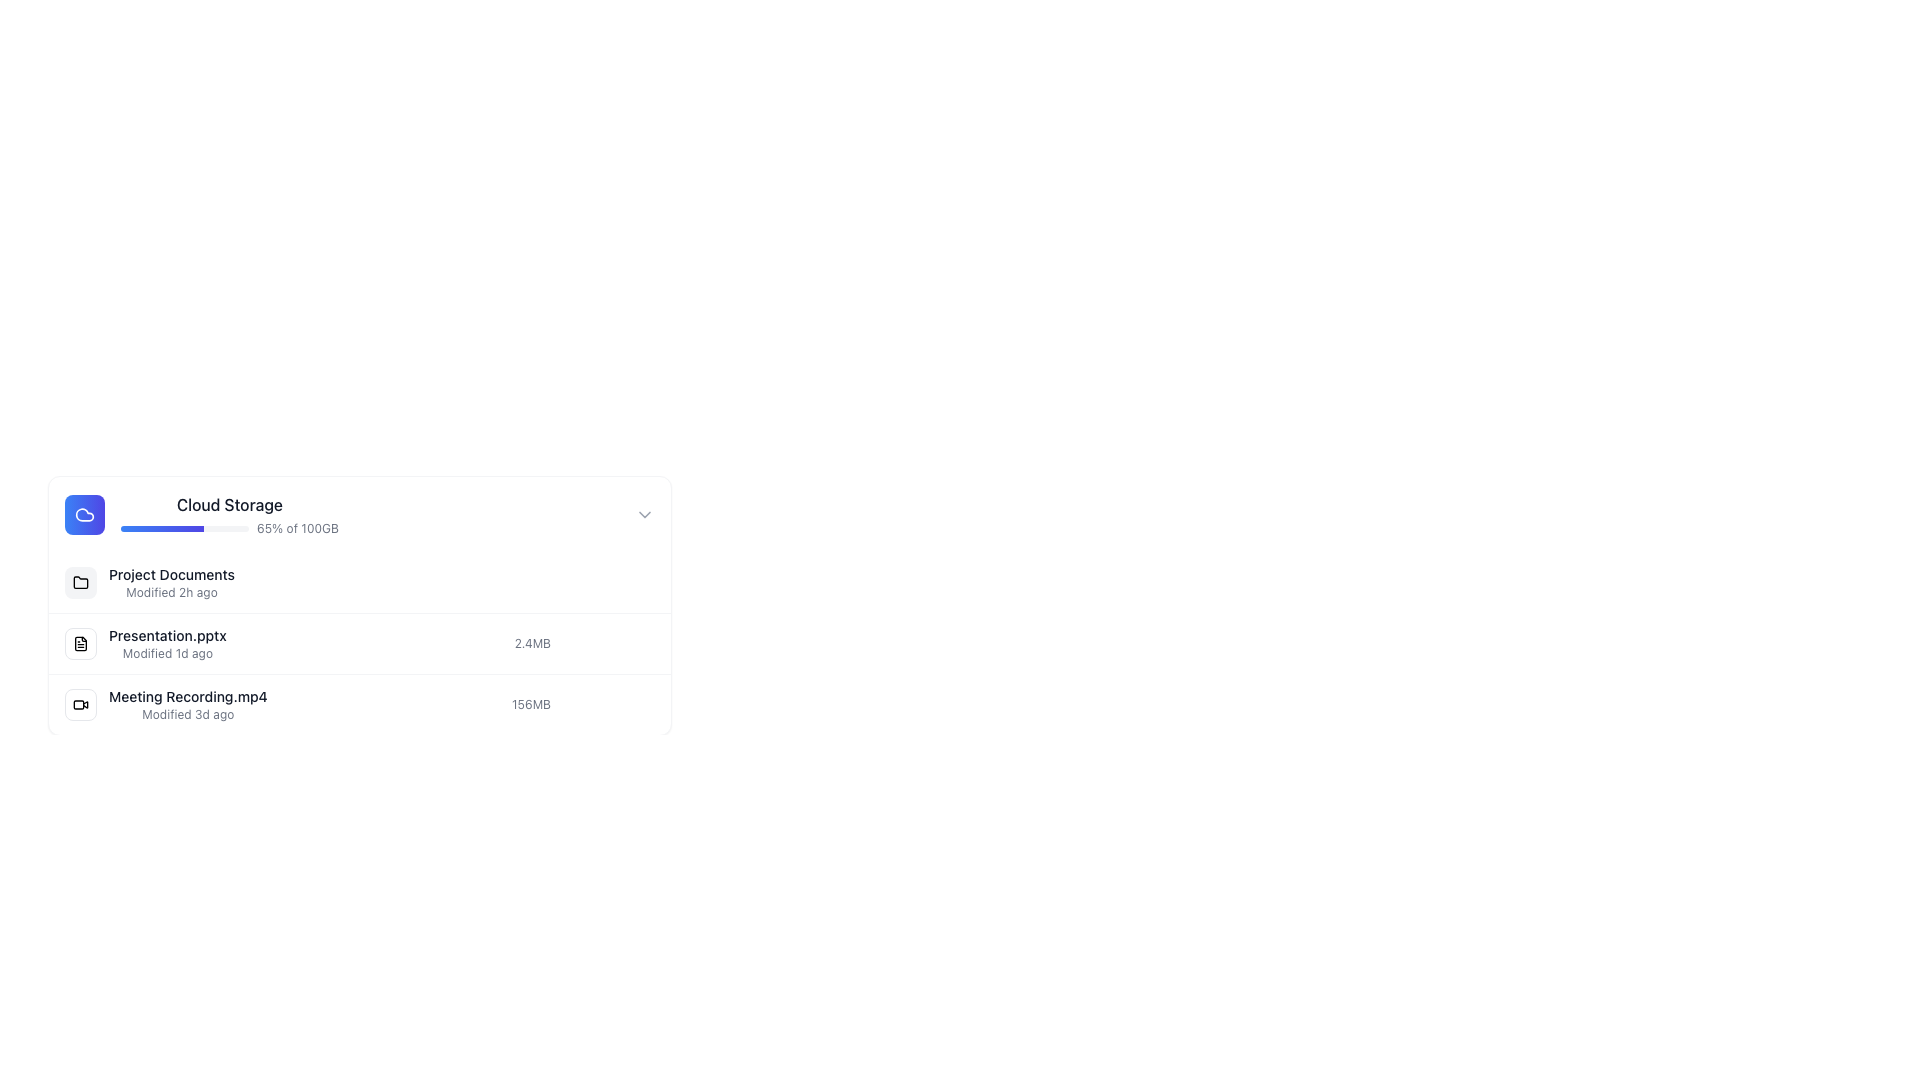  I want to click on the storage progress bar, so click(121, 527).